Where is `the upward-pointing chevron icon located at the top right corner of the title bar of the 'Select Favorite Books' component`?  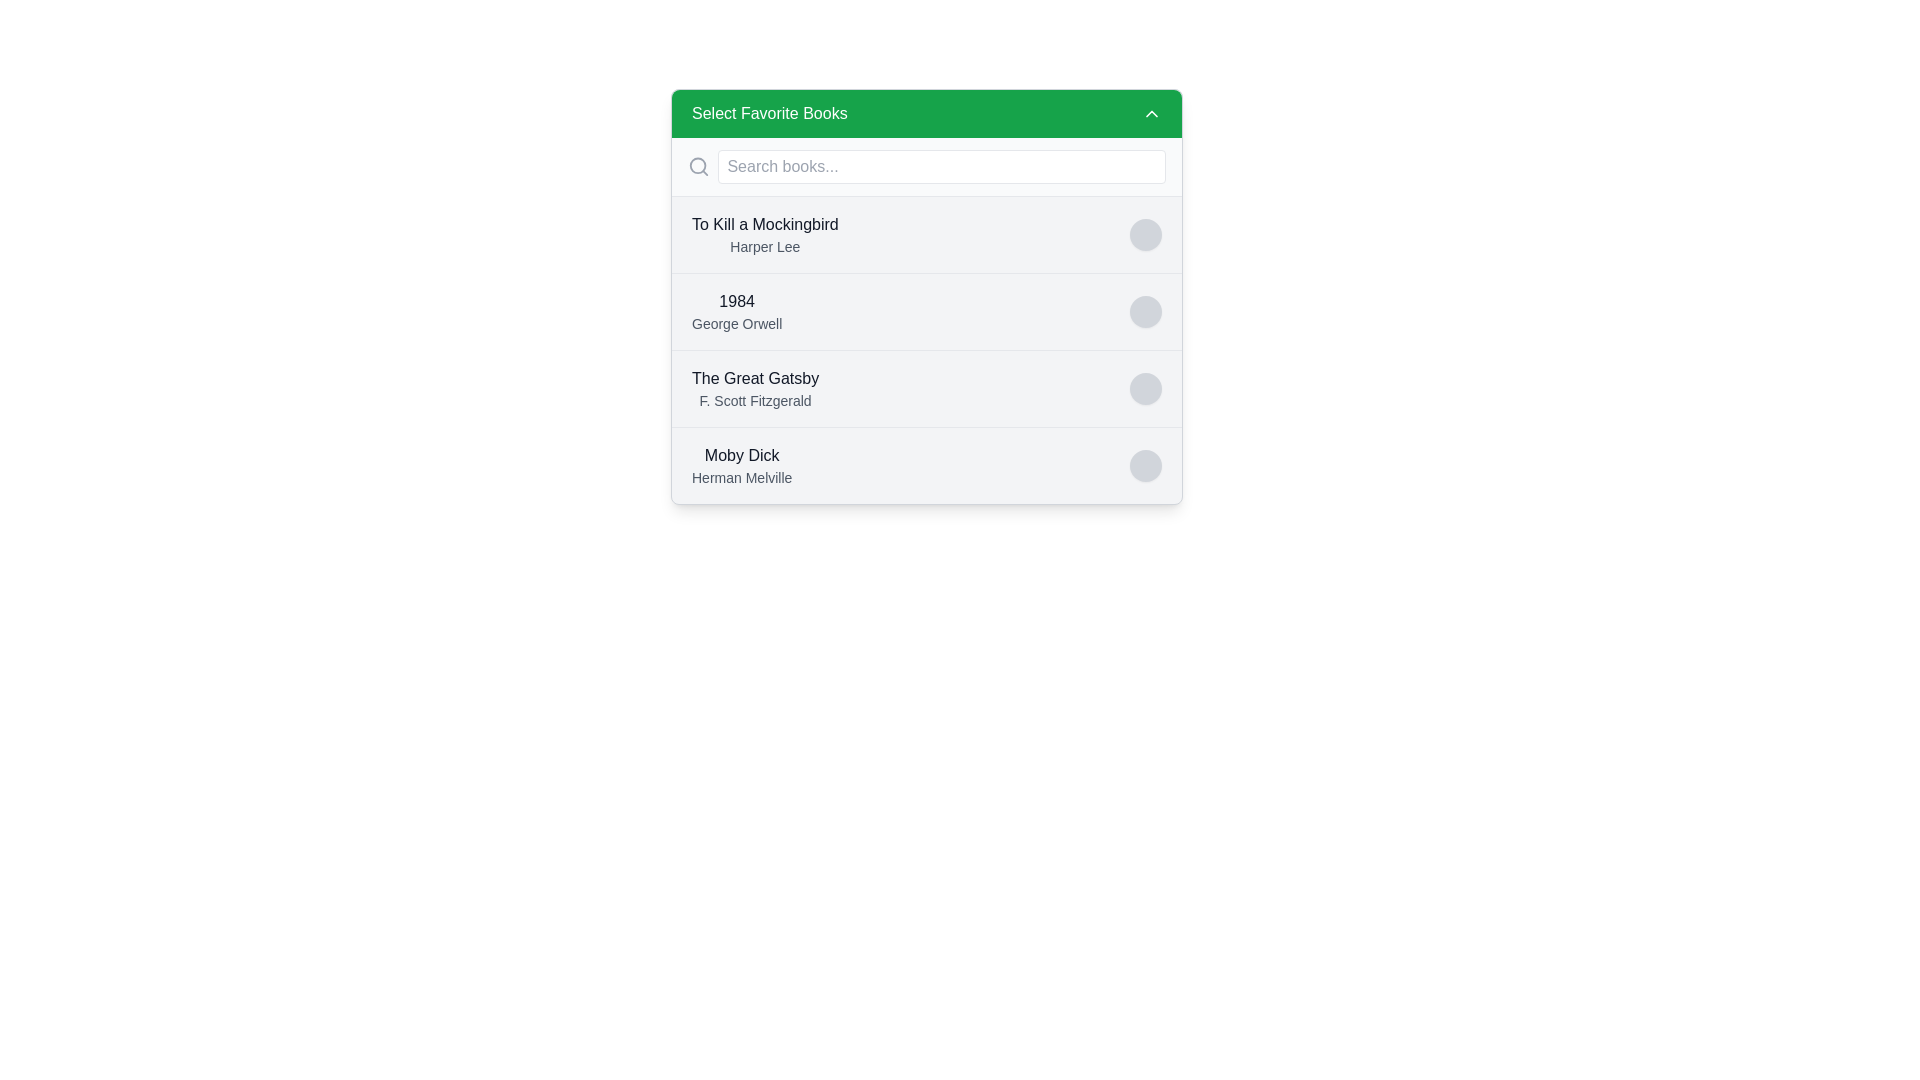
the upward-pointing chevron icon located at the top right corner of the title bar of the 'Select Favorite Books' component is located at coordinates (1152, 114).